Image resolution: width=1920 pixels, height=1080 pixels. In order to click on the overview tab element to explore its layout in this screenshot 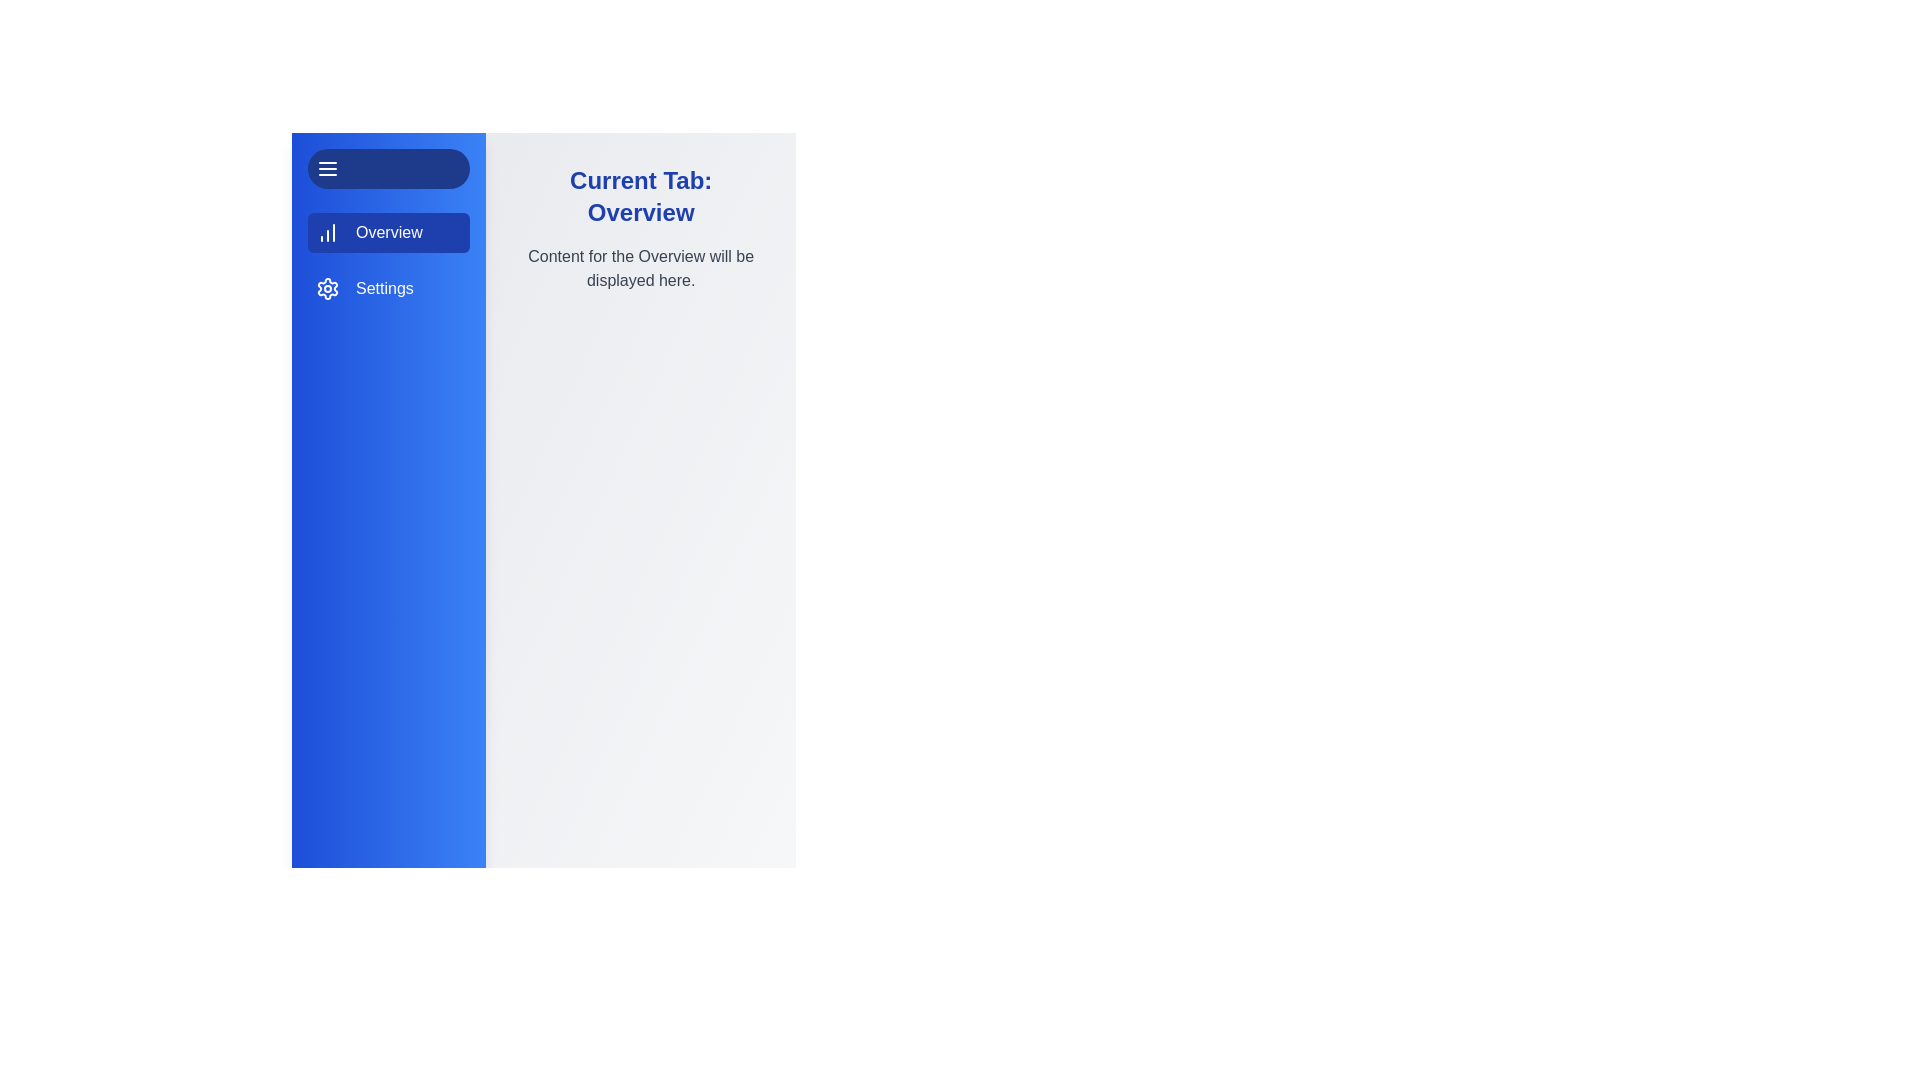, I will do `click(388, 231)`.